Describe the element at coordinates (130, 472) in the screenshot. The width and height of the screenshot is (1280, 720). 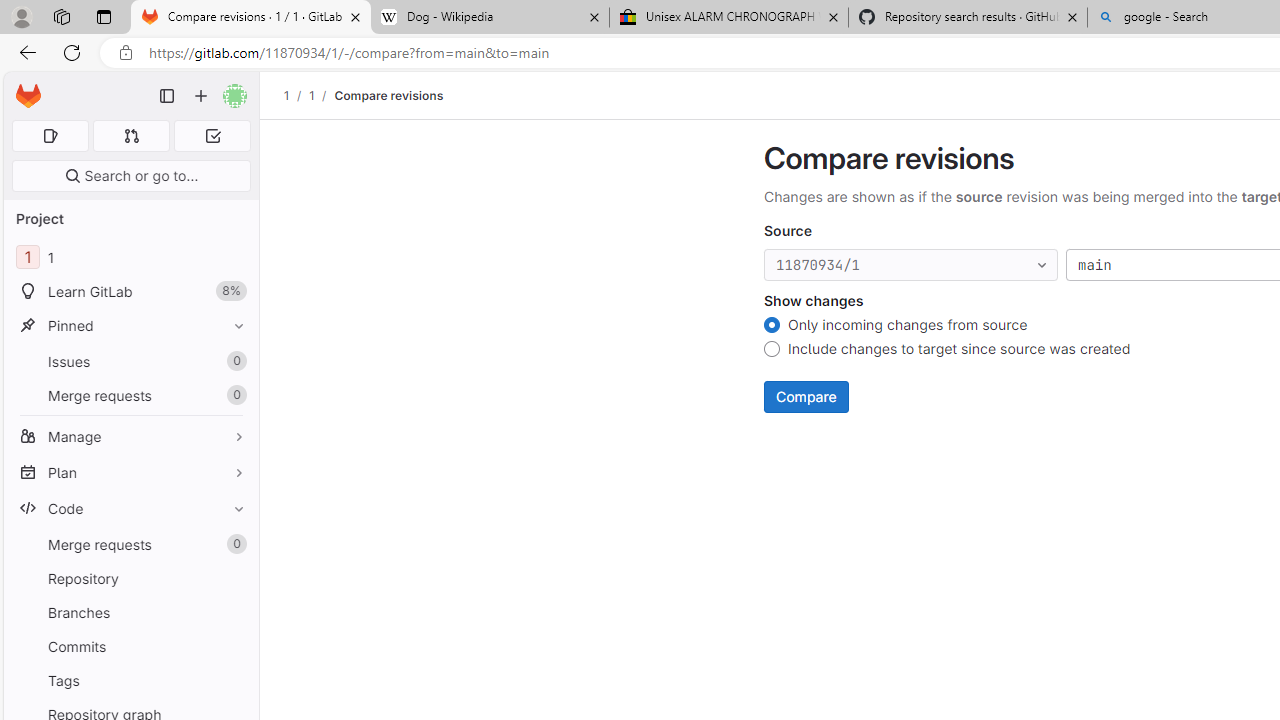
I see `'Plan'` at that location.